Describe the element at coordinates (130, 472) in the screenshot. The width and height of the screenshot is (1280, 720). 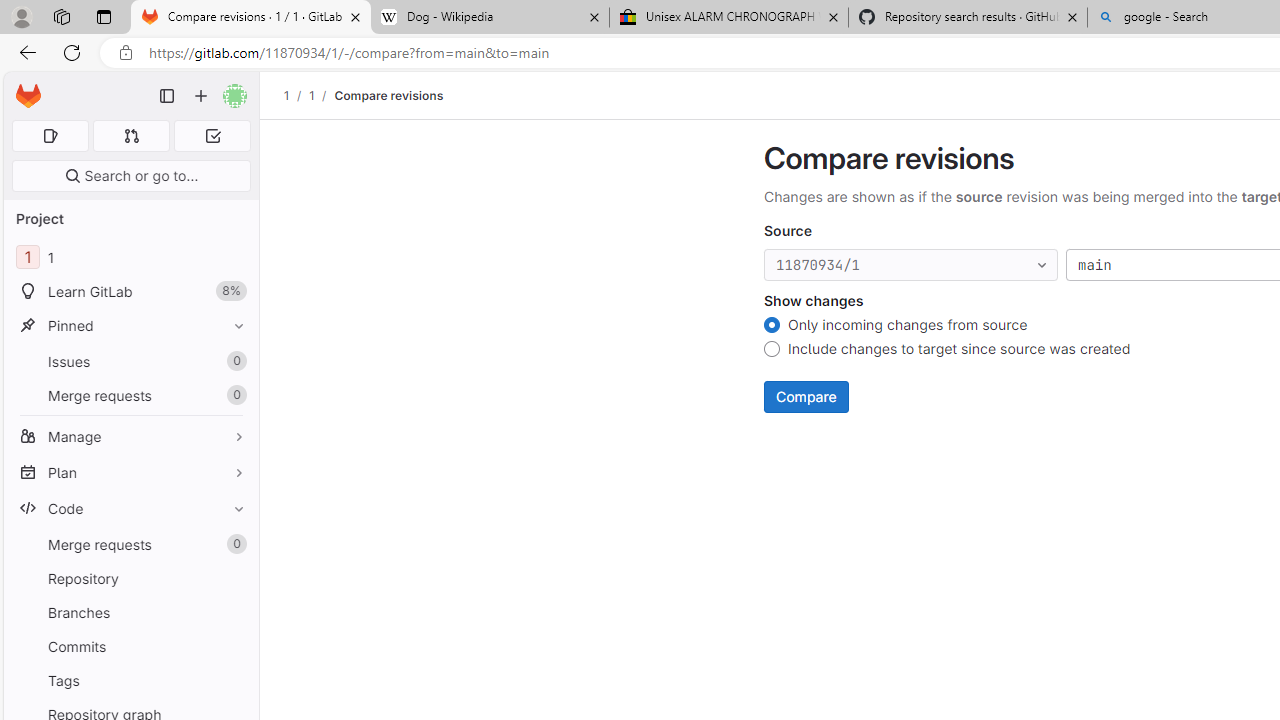
I see `'Plan'` at that location.